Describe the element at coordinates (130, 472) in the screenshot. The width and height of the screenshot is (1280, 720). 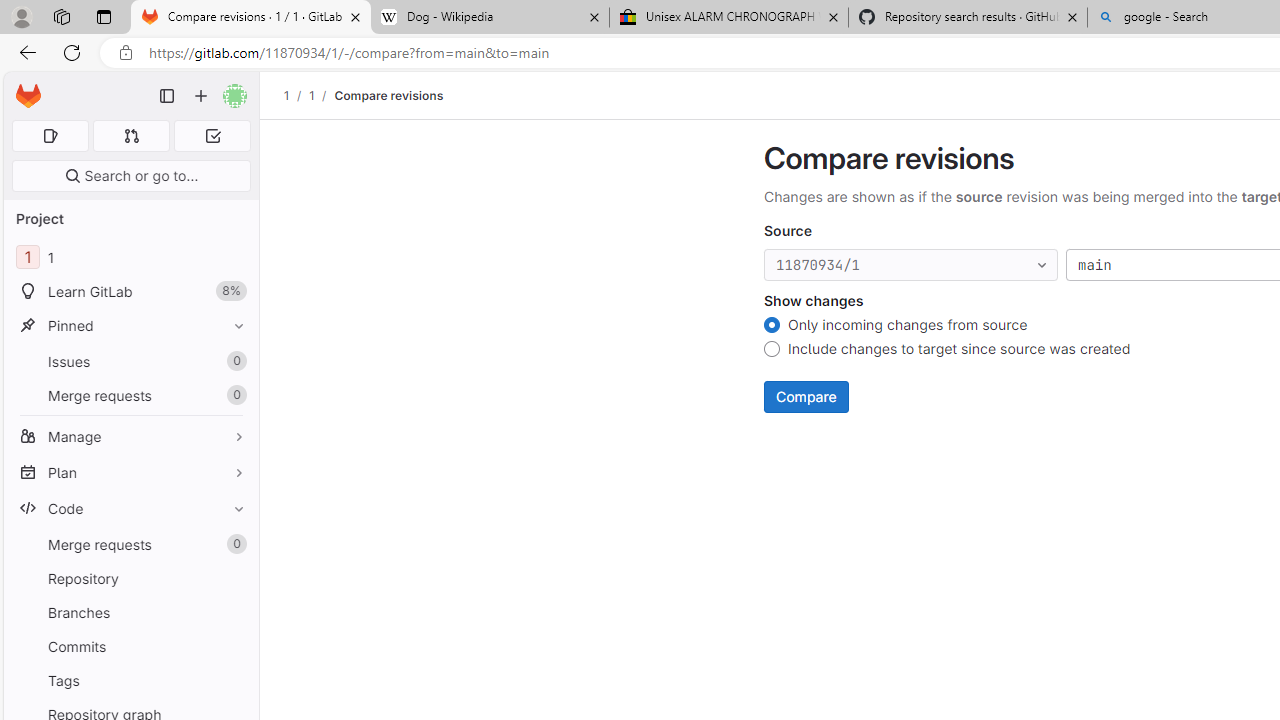
I see `'Plan'` at that location.